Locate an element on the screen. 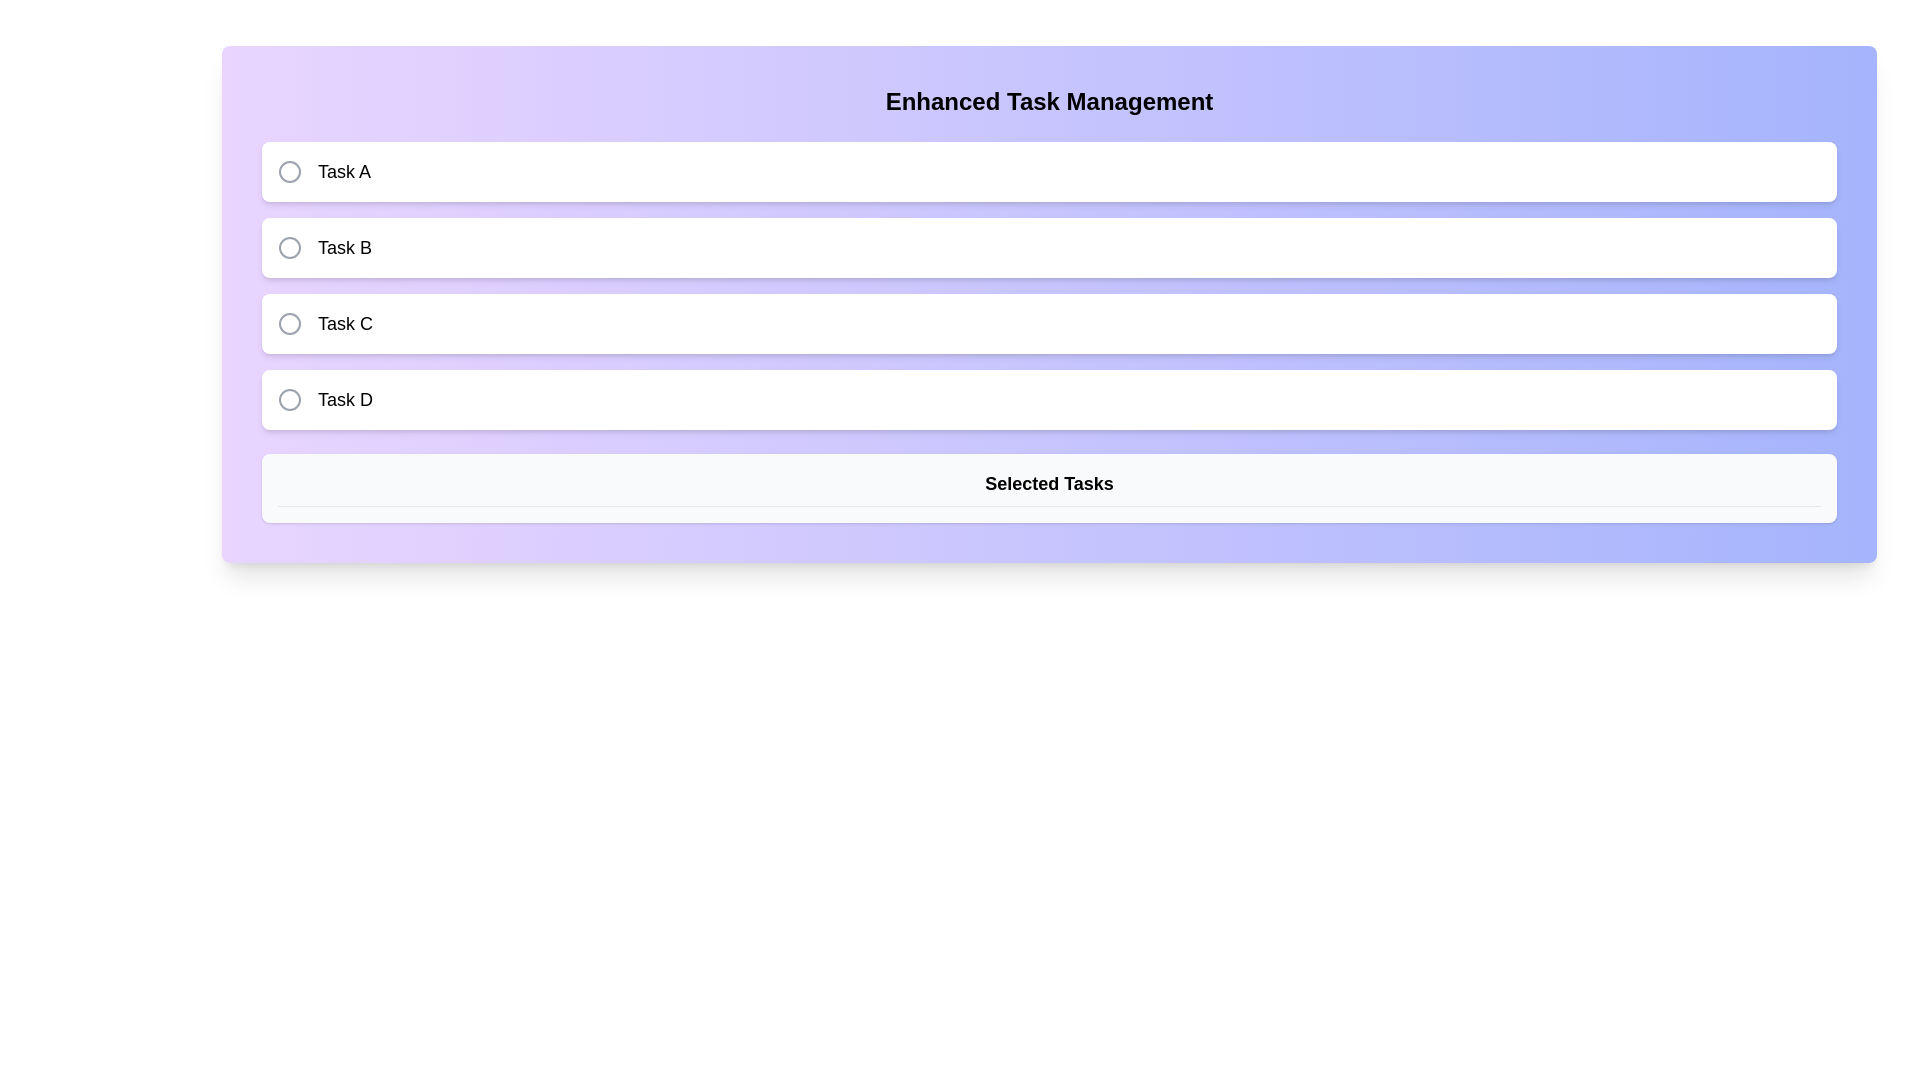  the 'Task B' button, which is the second item in a vertical list of tasks is located at coordinates (1048, 246).